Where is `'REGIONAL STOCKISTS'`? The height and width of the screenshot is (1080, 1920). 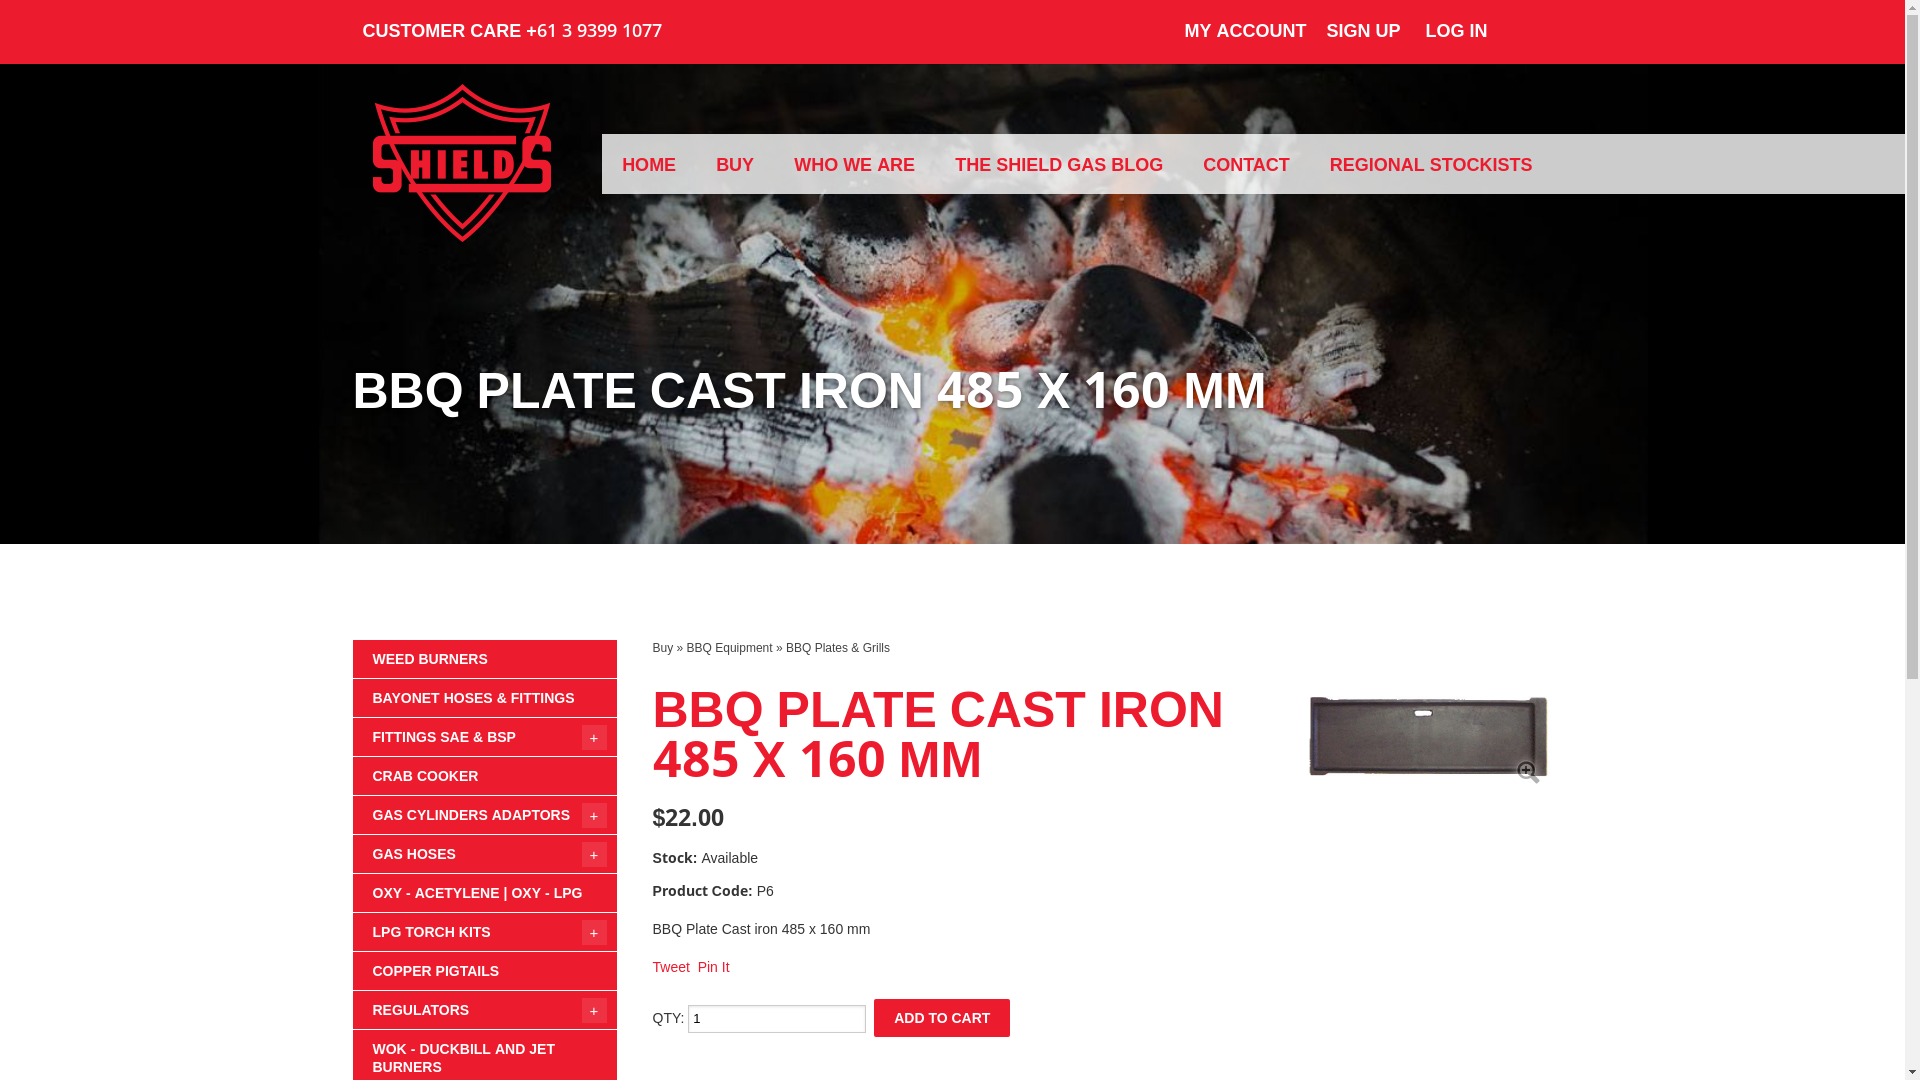 'REGIONAL STOCKISTS' is located at coordinates (1430, 163).